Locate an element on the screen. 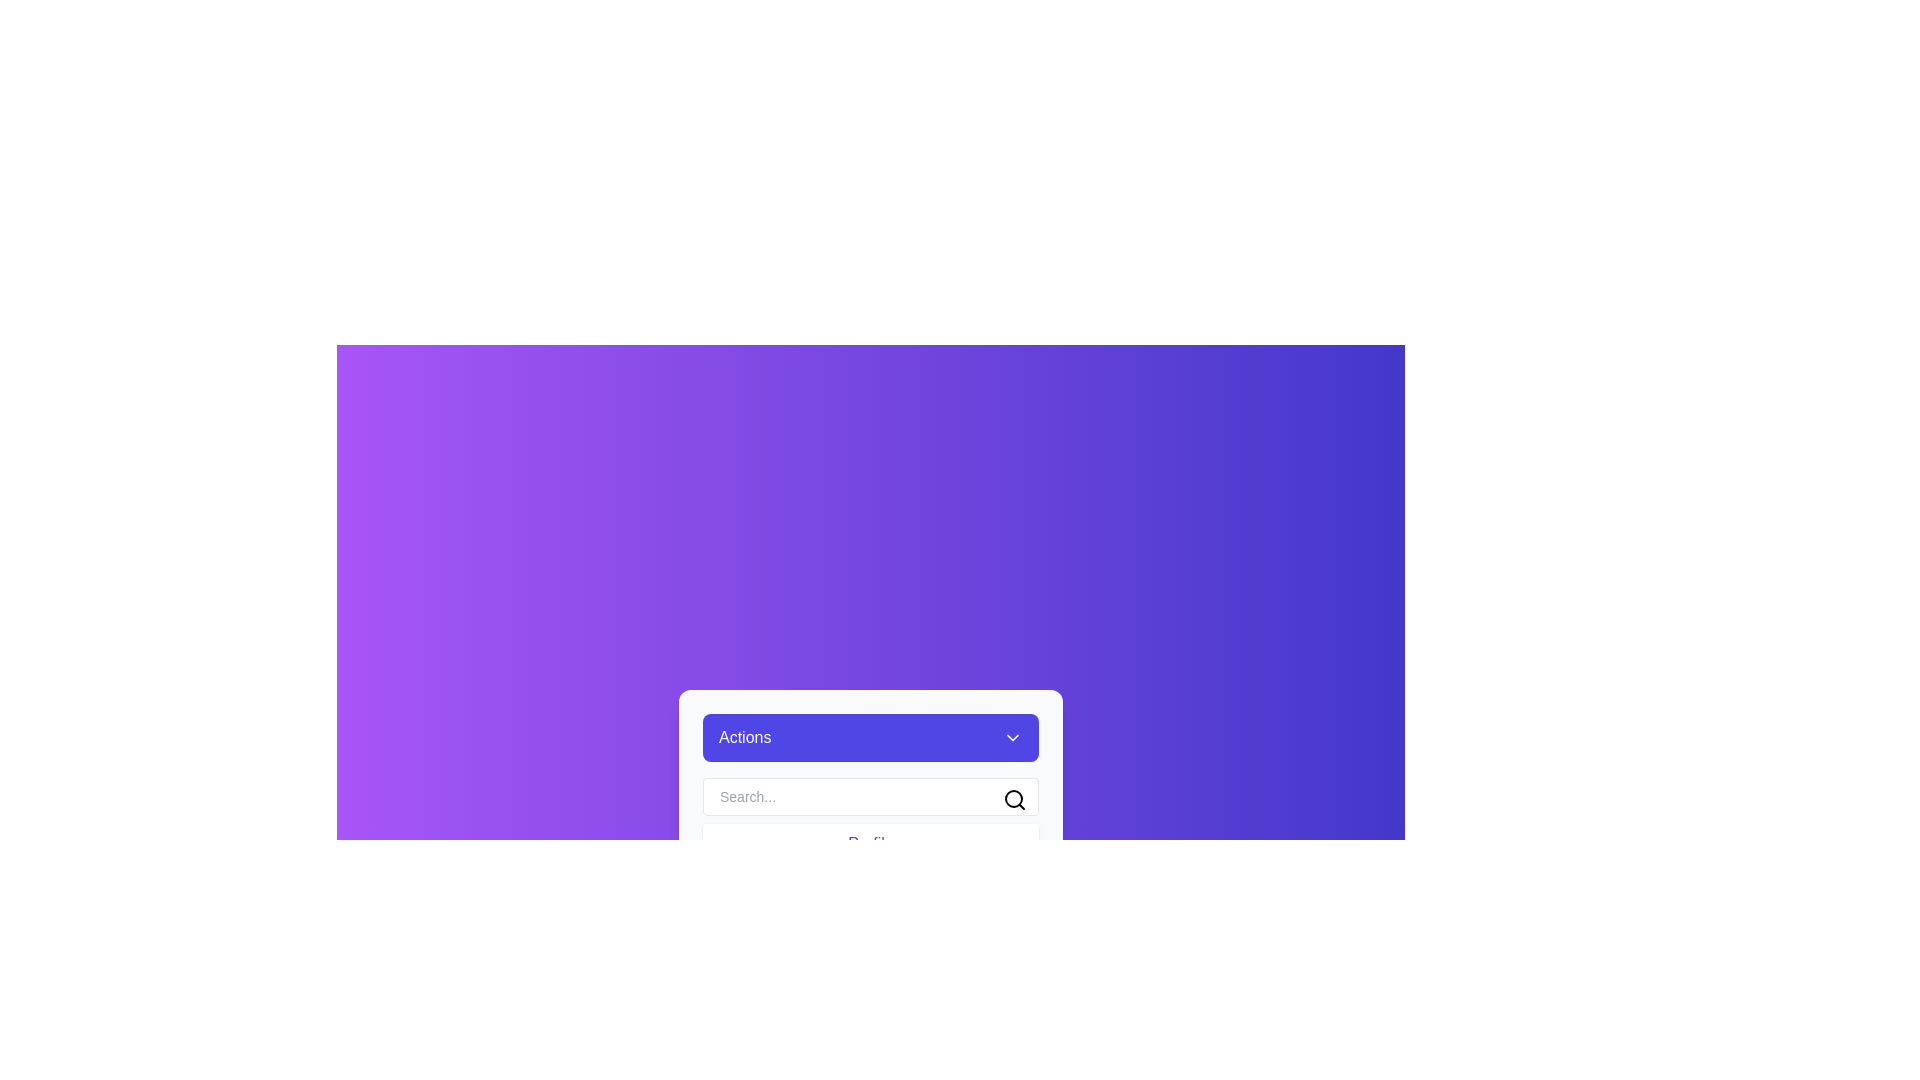 Image resolution: width=1920 pixels, height=1080 pixels. the item Profile from the dropdown menu is located at coordinates (870, 844).